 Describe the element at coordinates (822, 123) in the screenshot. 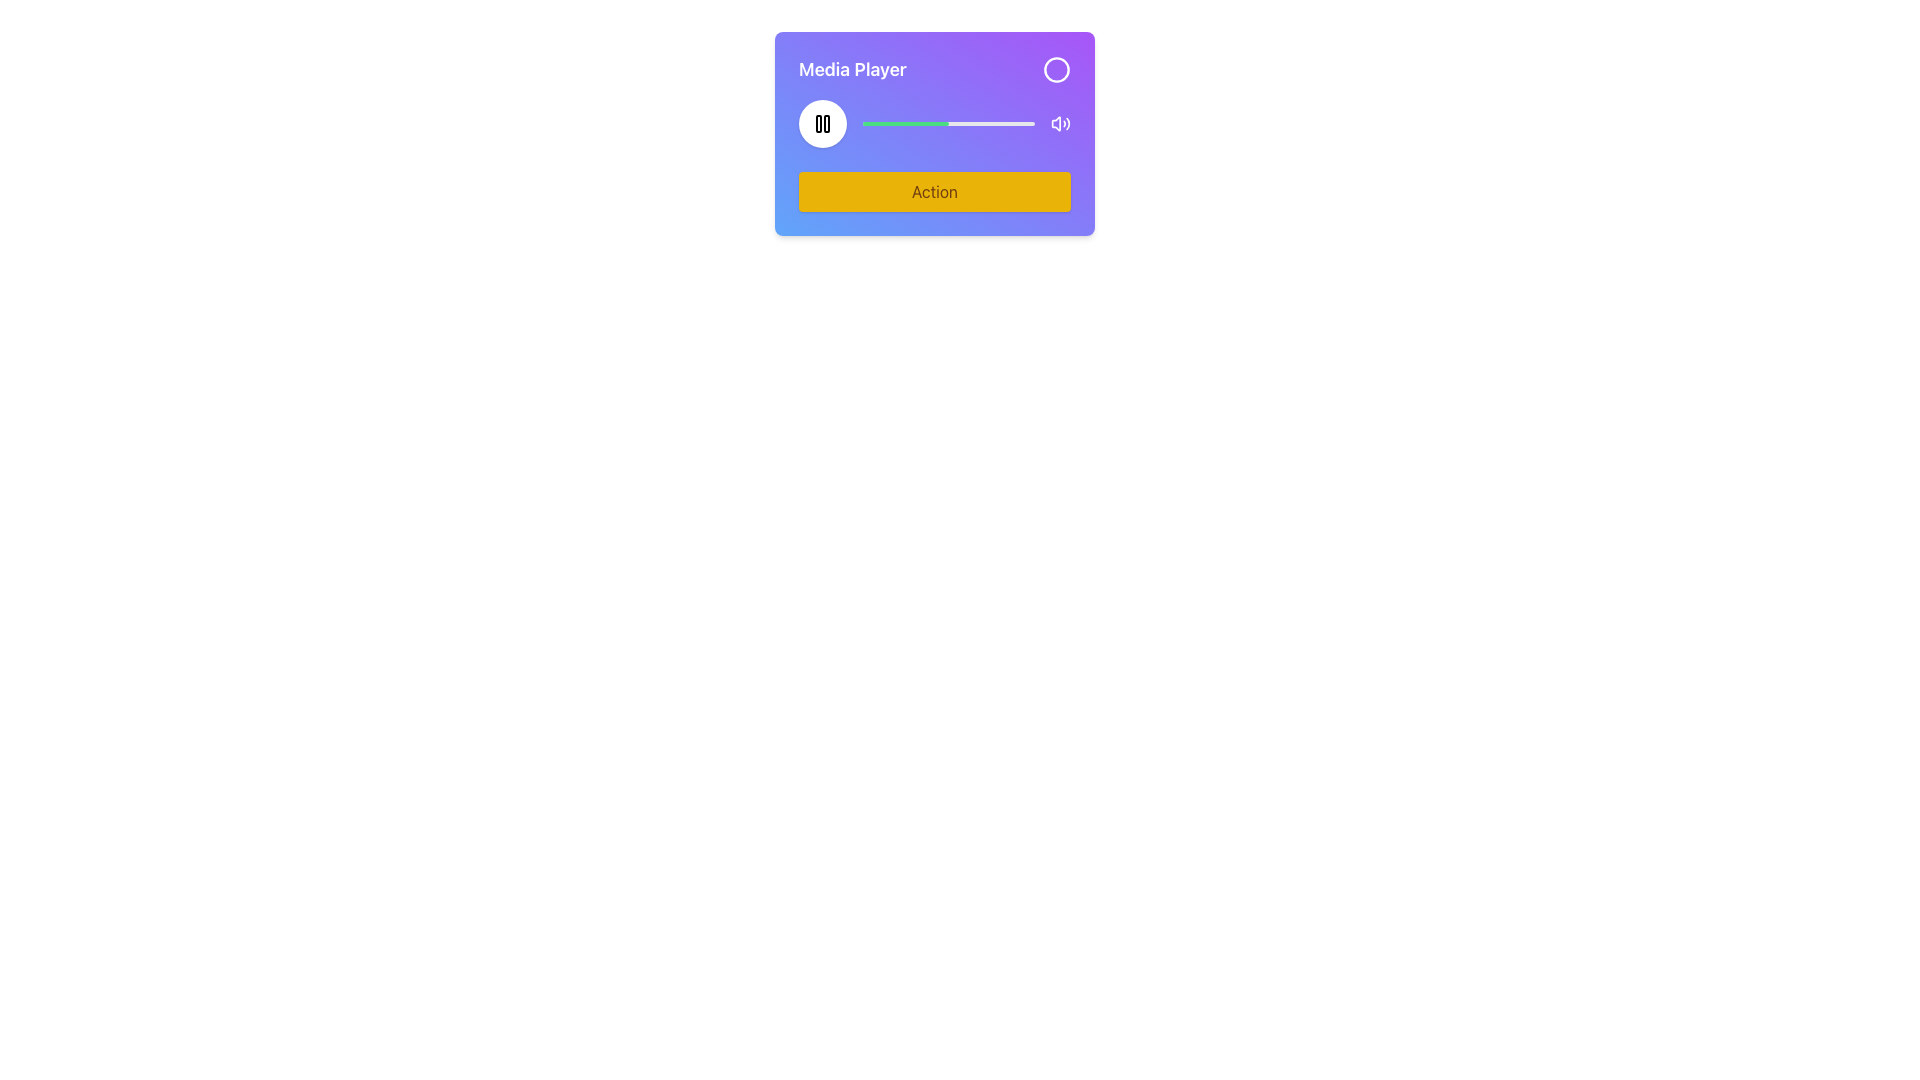

I see `the 'Pause' control icon located centrally within the interactive circular button in the upper-right section of the media player interface` at that location.